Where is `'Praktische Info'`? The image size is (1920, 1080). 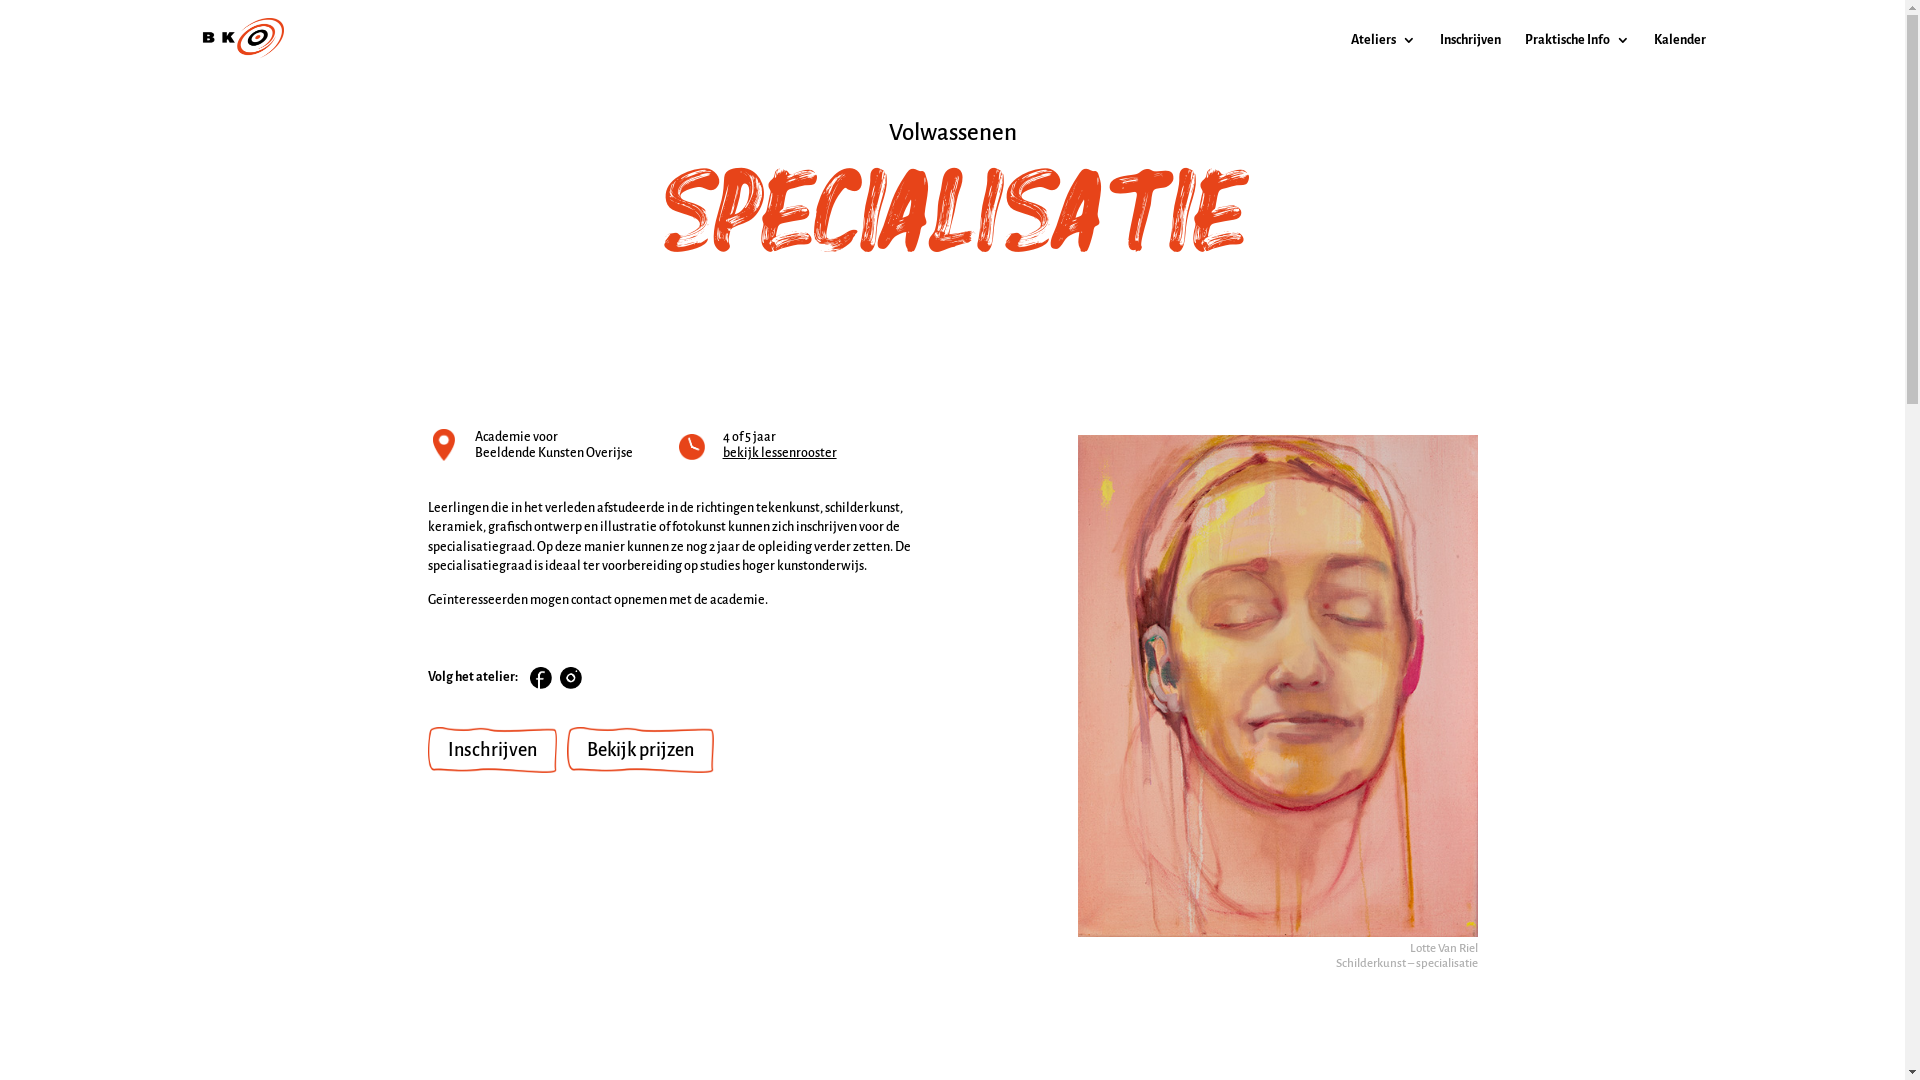 'Praktische Info' is located at coordinates (1522, 55).